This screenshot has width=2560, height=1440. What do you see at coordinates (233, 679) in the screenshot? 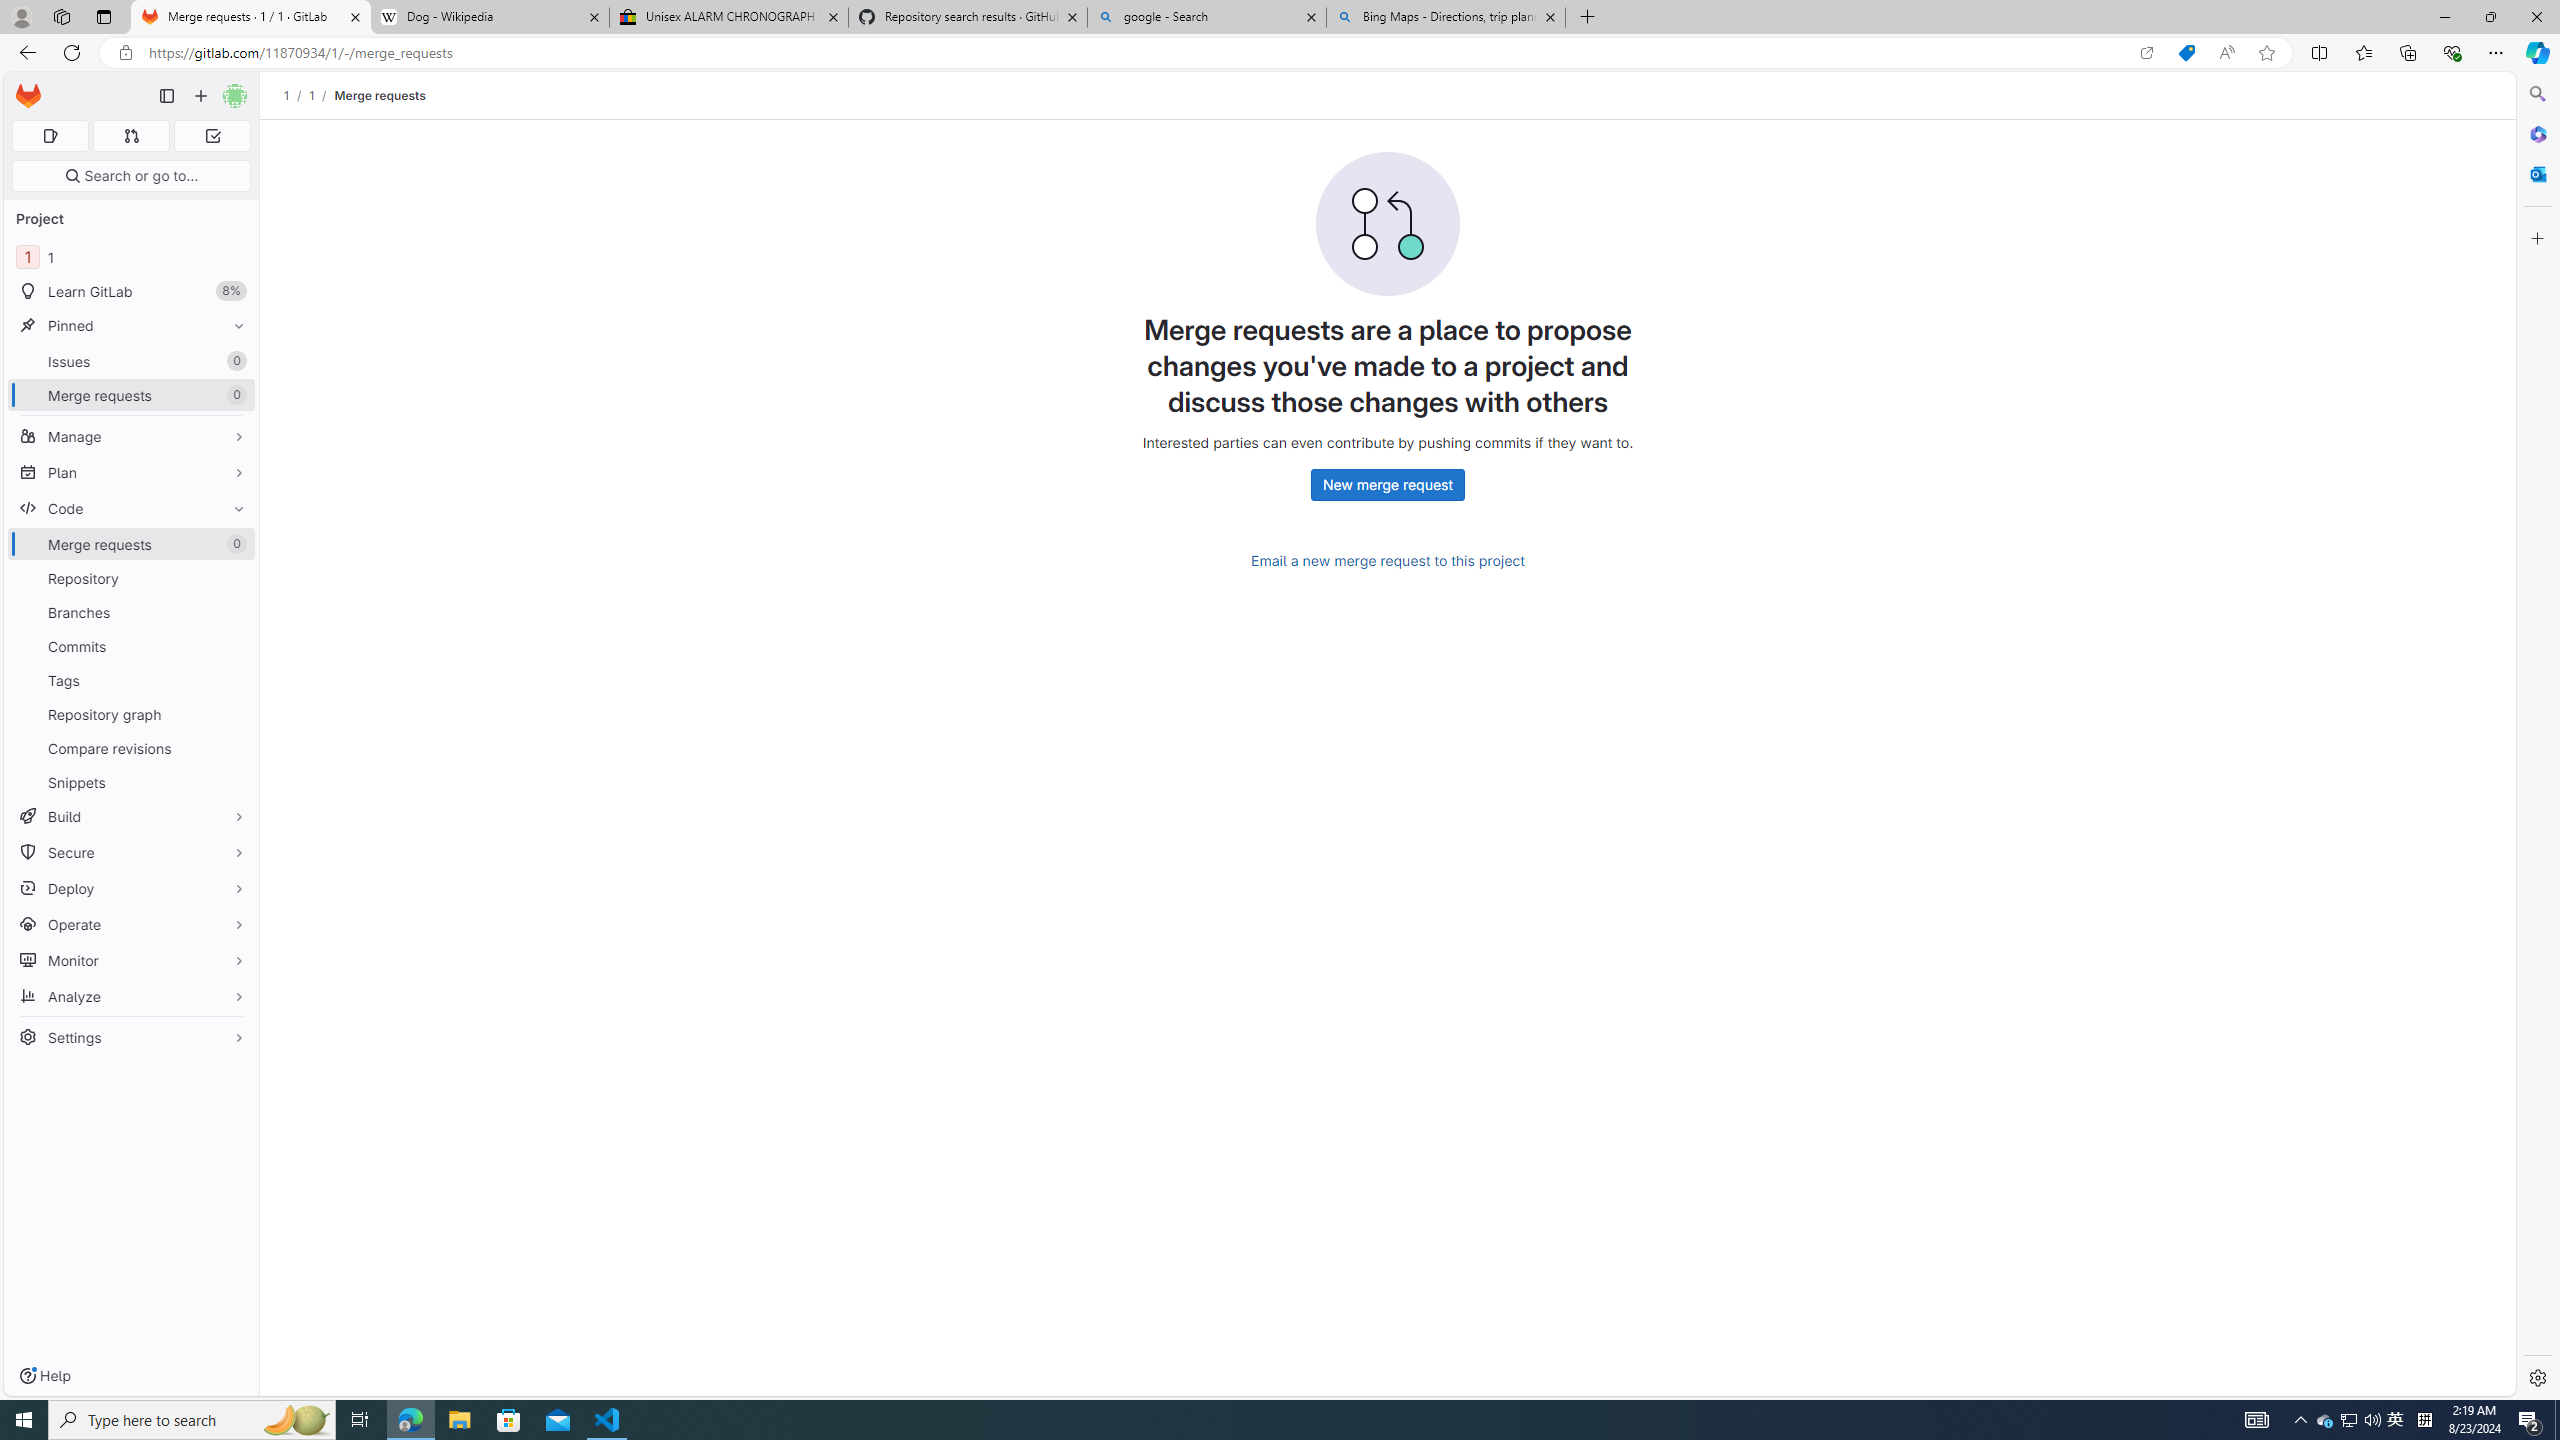
I see `'Pin Tags'` at bounding box center [233, 679].